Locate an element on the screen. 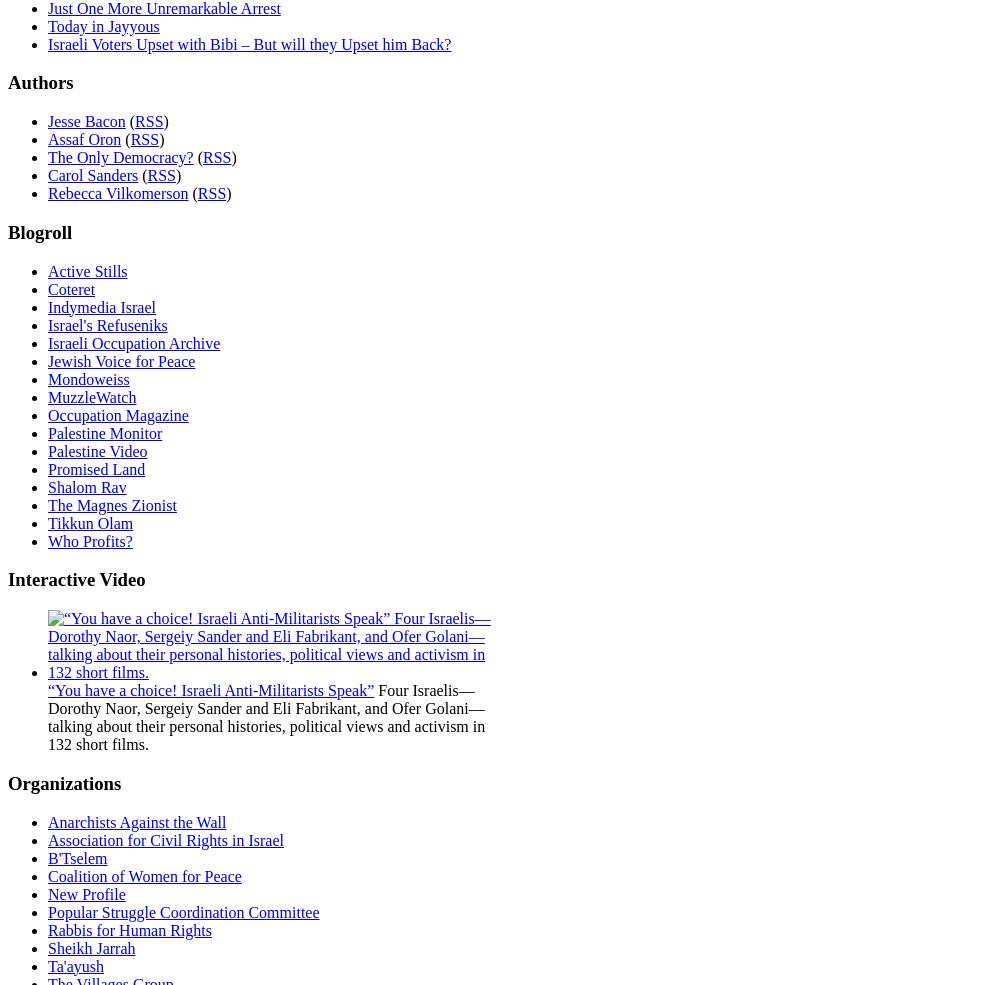 The width and height of the screenshot is (982, 985). 'Israel's Refuseniks' is located at coordinates (47, 324).